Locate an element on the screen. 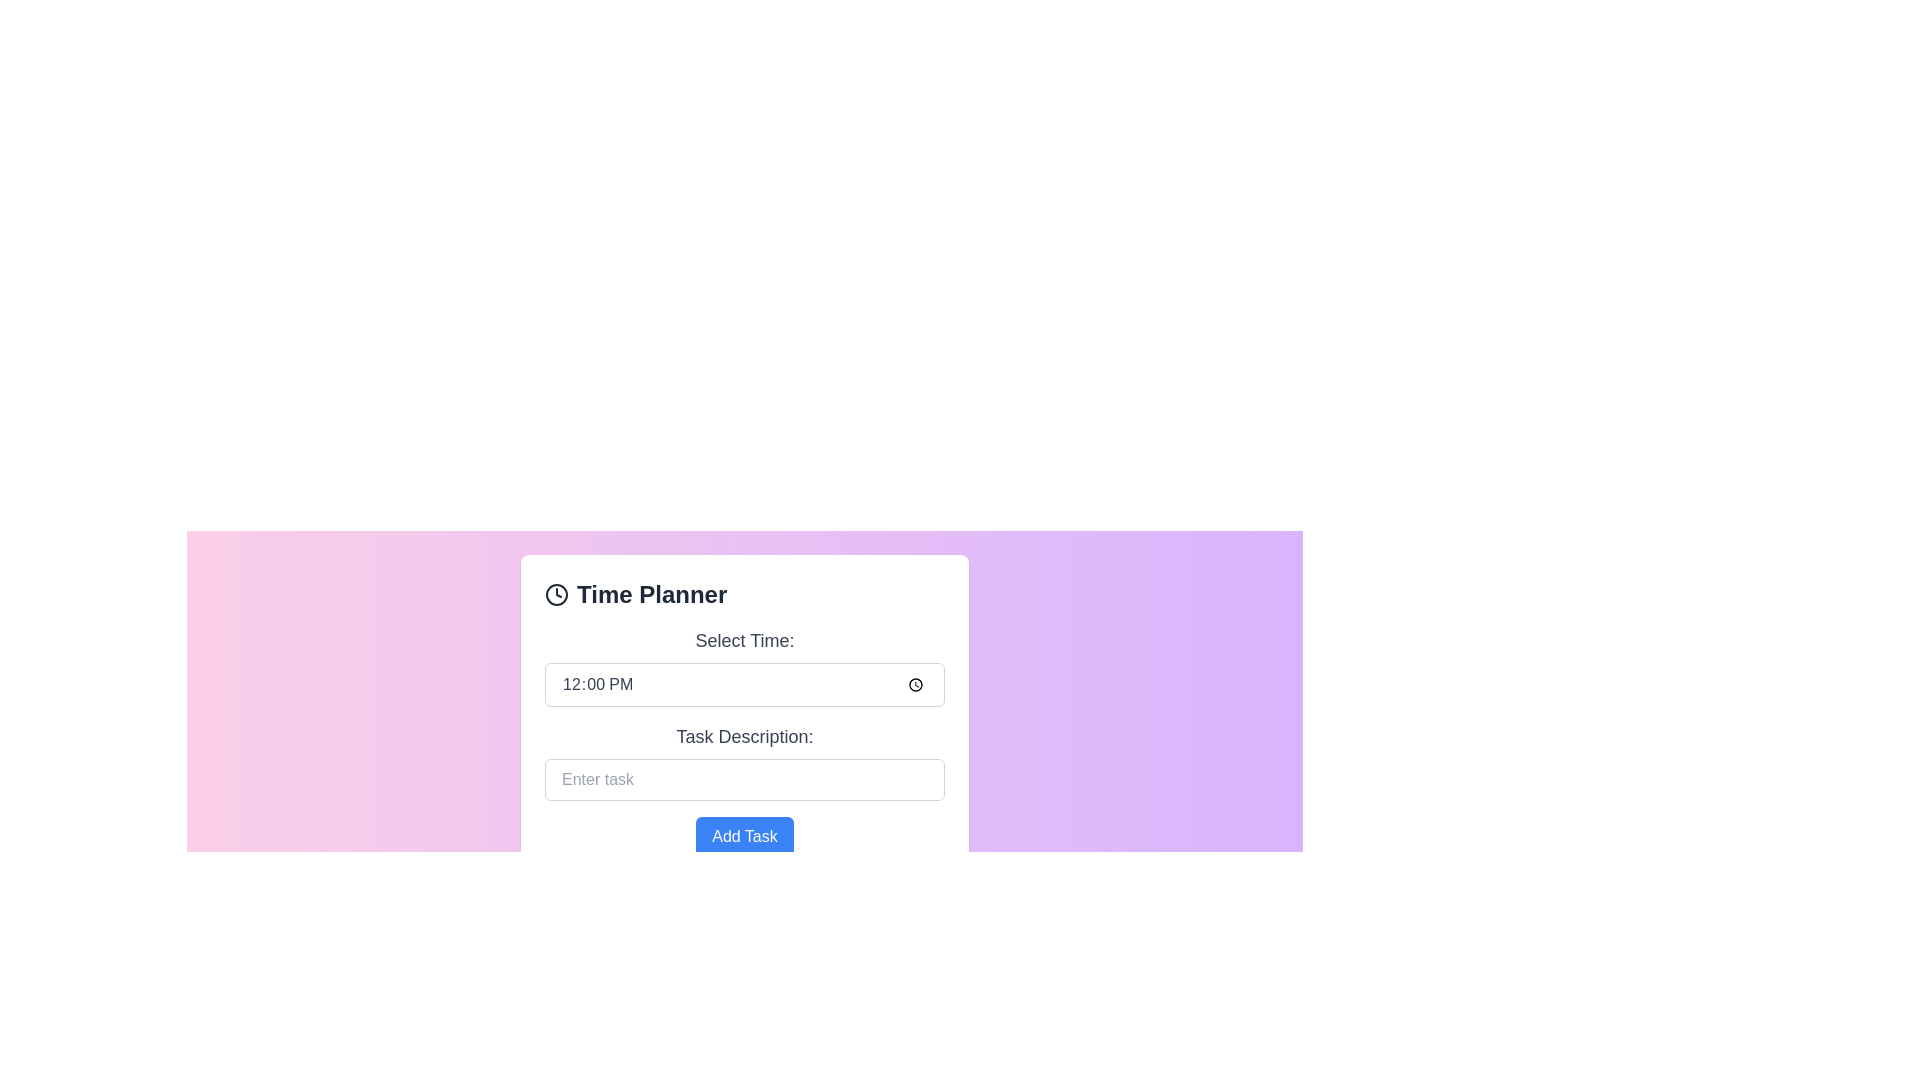 This screenshot has height=1080, width=1920. the text label that serves as a descriptor for the task input field, to associate it with the input field below is located at coordinates (743, 736).